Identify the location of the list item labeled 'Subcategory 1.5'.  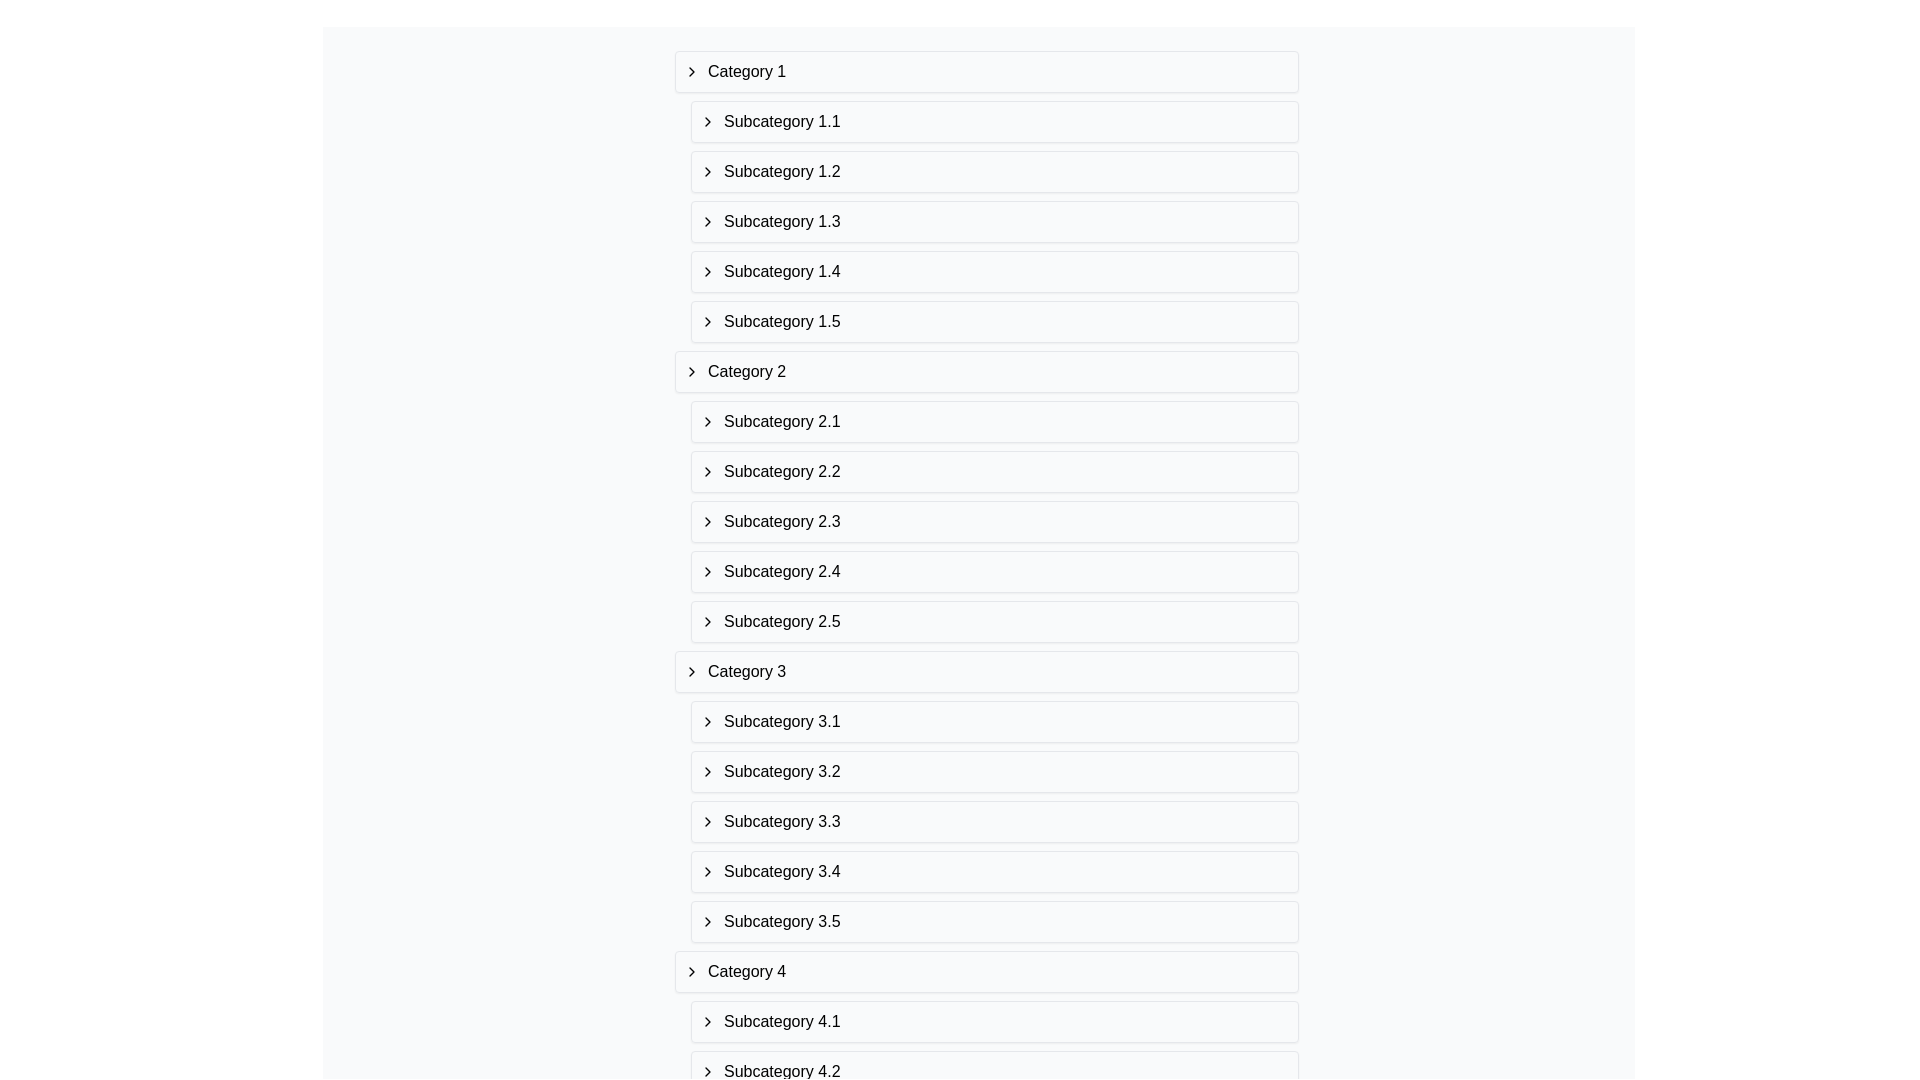
(994, 320).